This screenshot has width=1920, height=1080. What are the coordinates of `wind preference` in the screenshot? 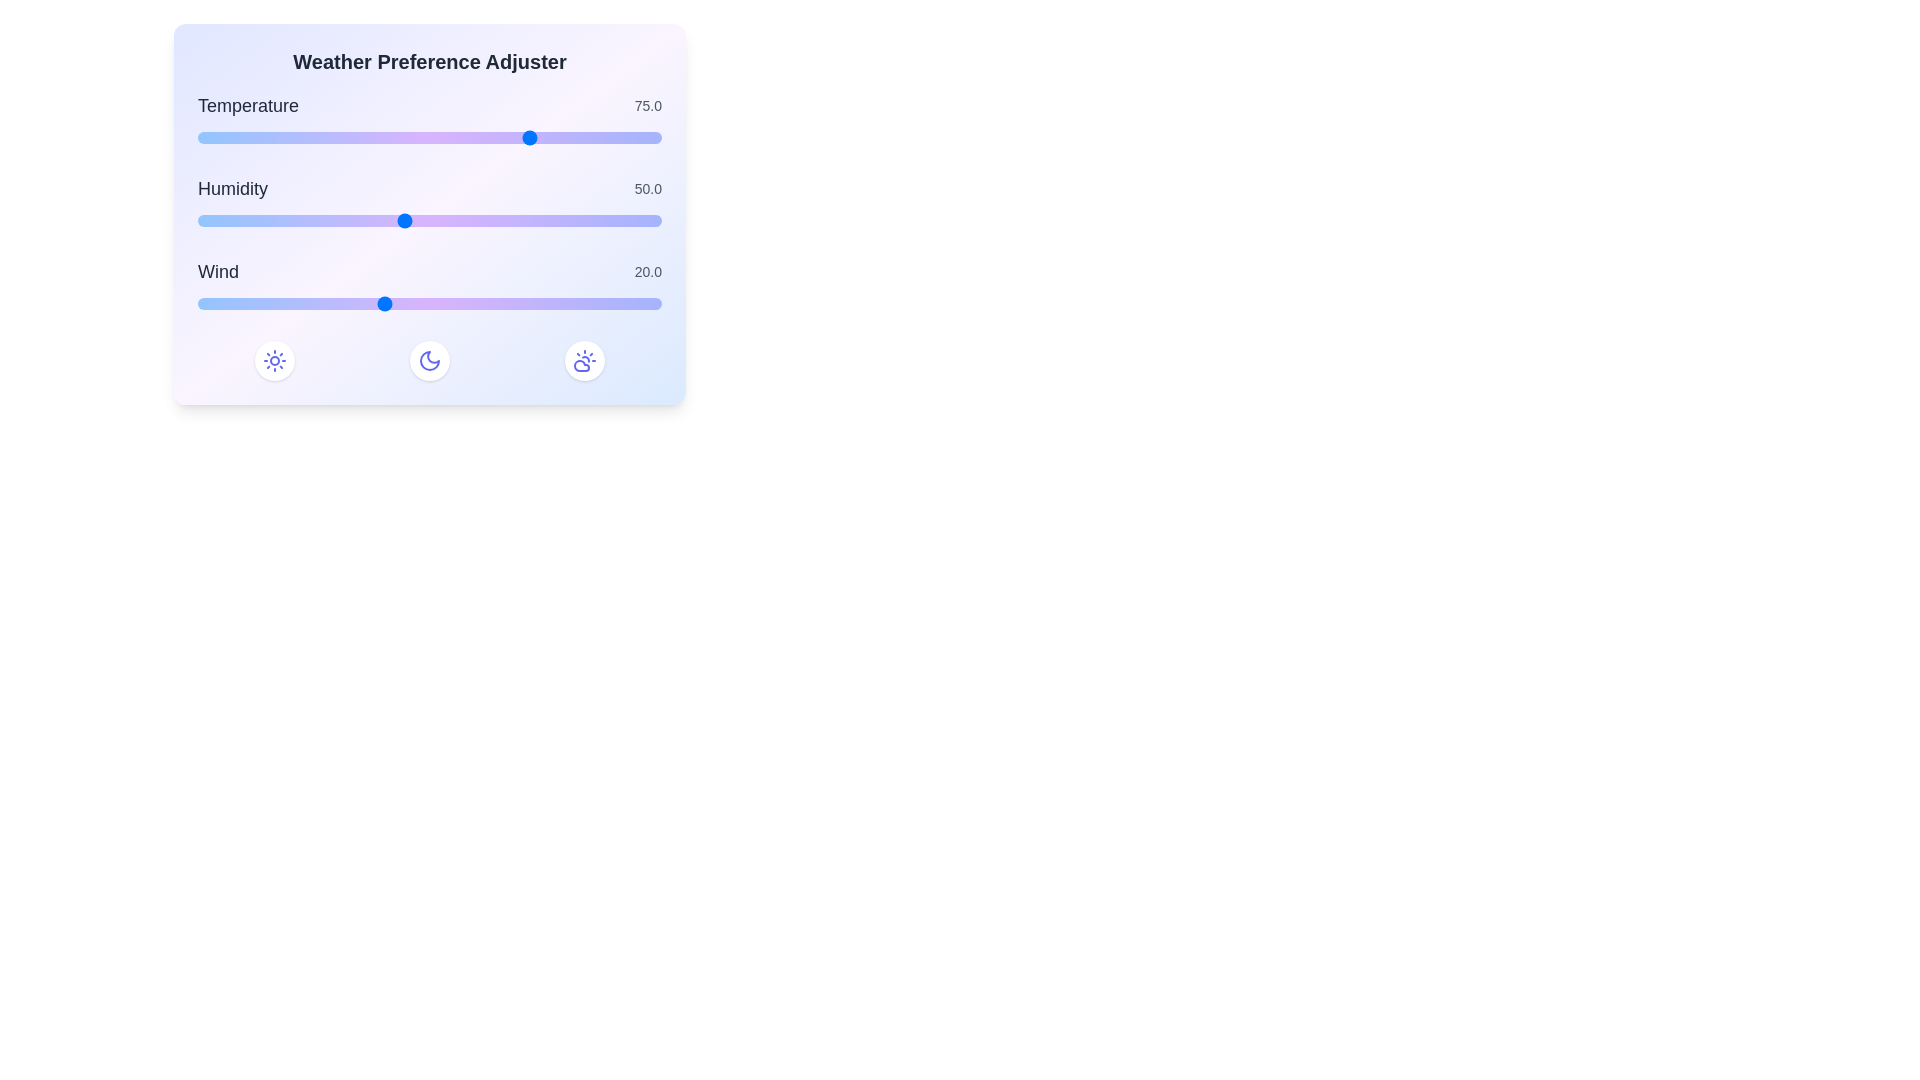 It's located at (586, 304).